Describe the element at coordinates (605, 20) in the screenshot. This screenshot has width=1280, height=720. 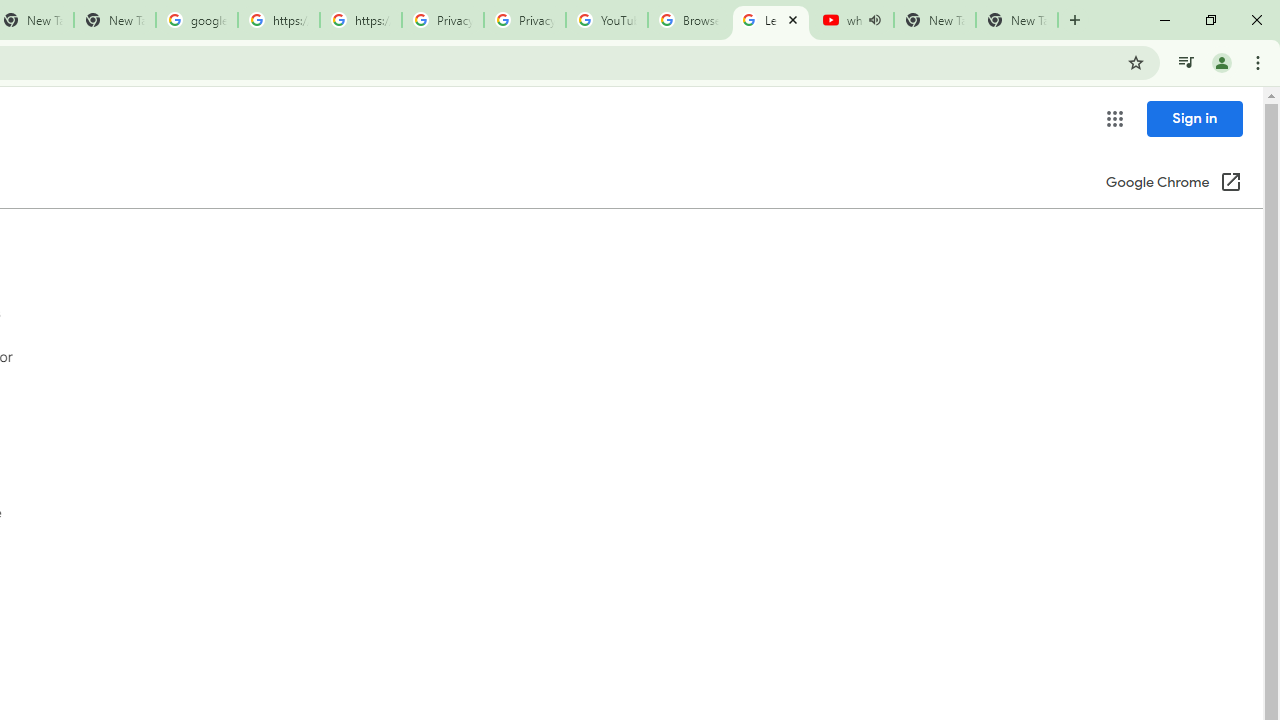
I see `'YouTube'` at that location.